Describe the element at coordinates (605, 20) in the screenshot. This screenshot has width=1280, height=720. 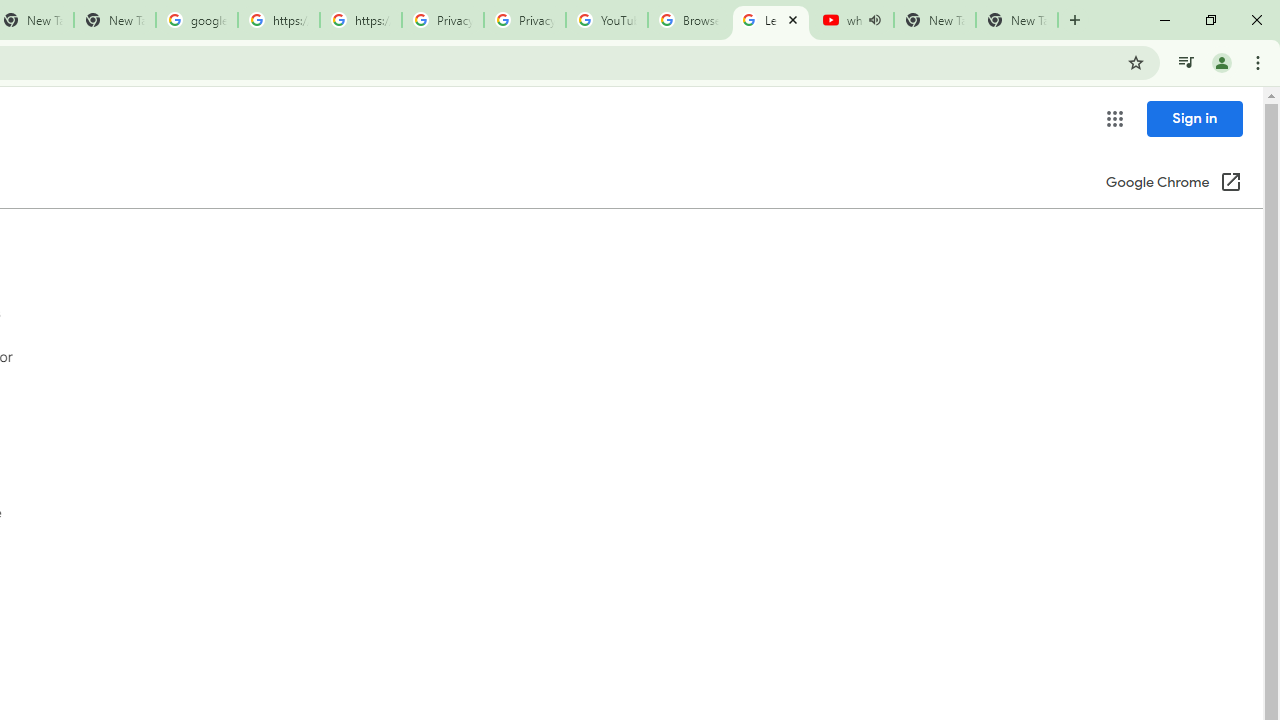
I see `'YouTube'` at that location.